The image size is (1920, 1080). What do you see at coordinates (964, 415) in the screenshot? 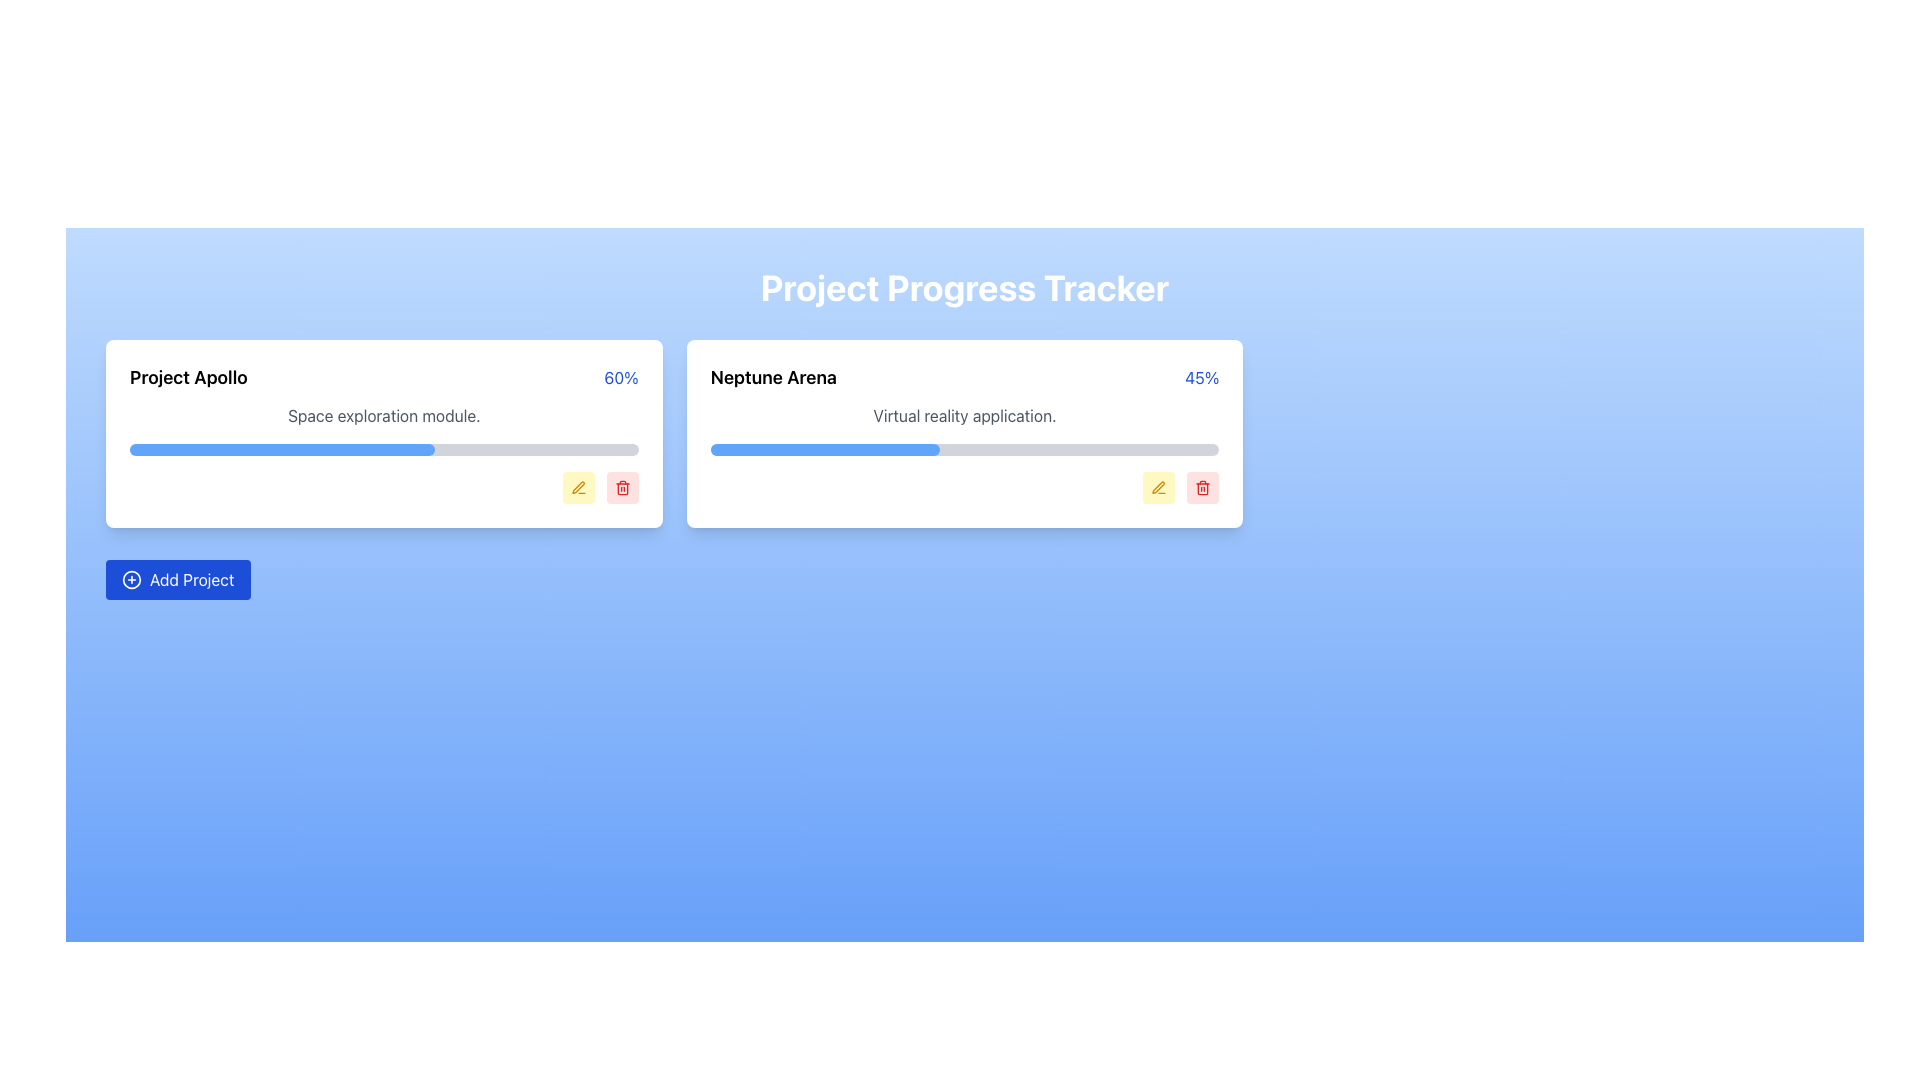
I see `the text element stating 'Virtual reality application.' which is styled in gray and located centrally below the title and percentage display in the 'Neptune Arena' card` at bounding box center [964, 415].